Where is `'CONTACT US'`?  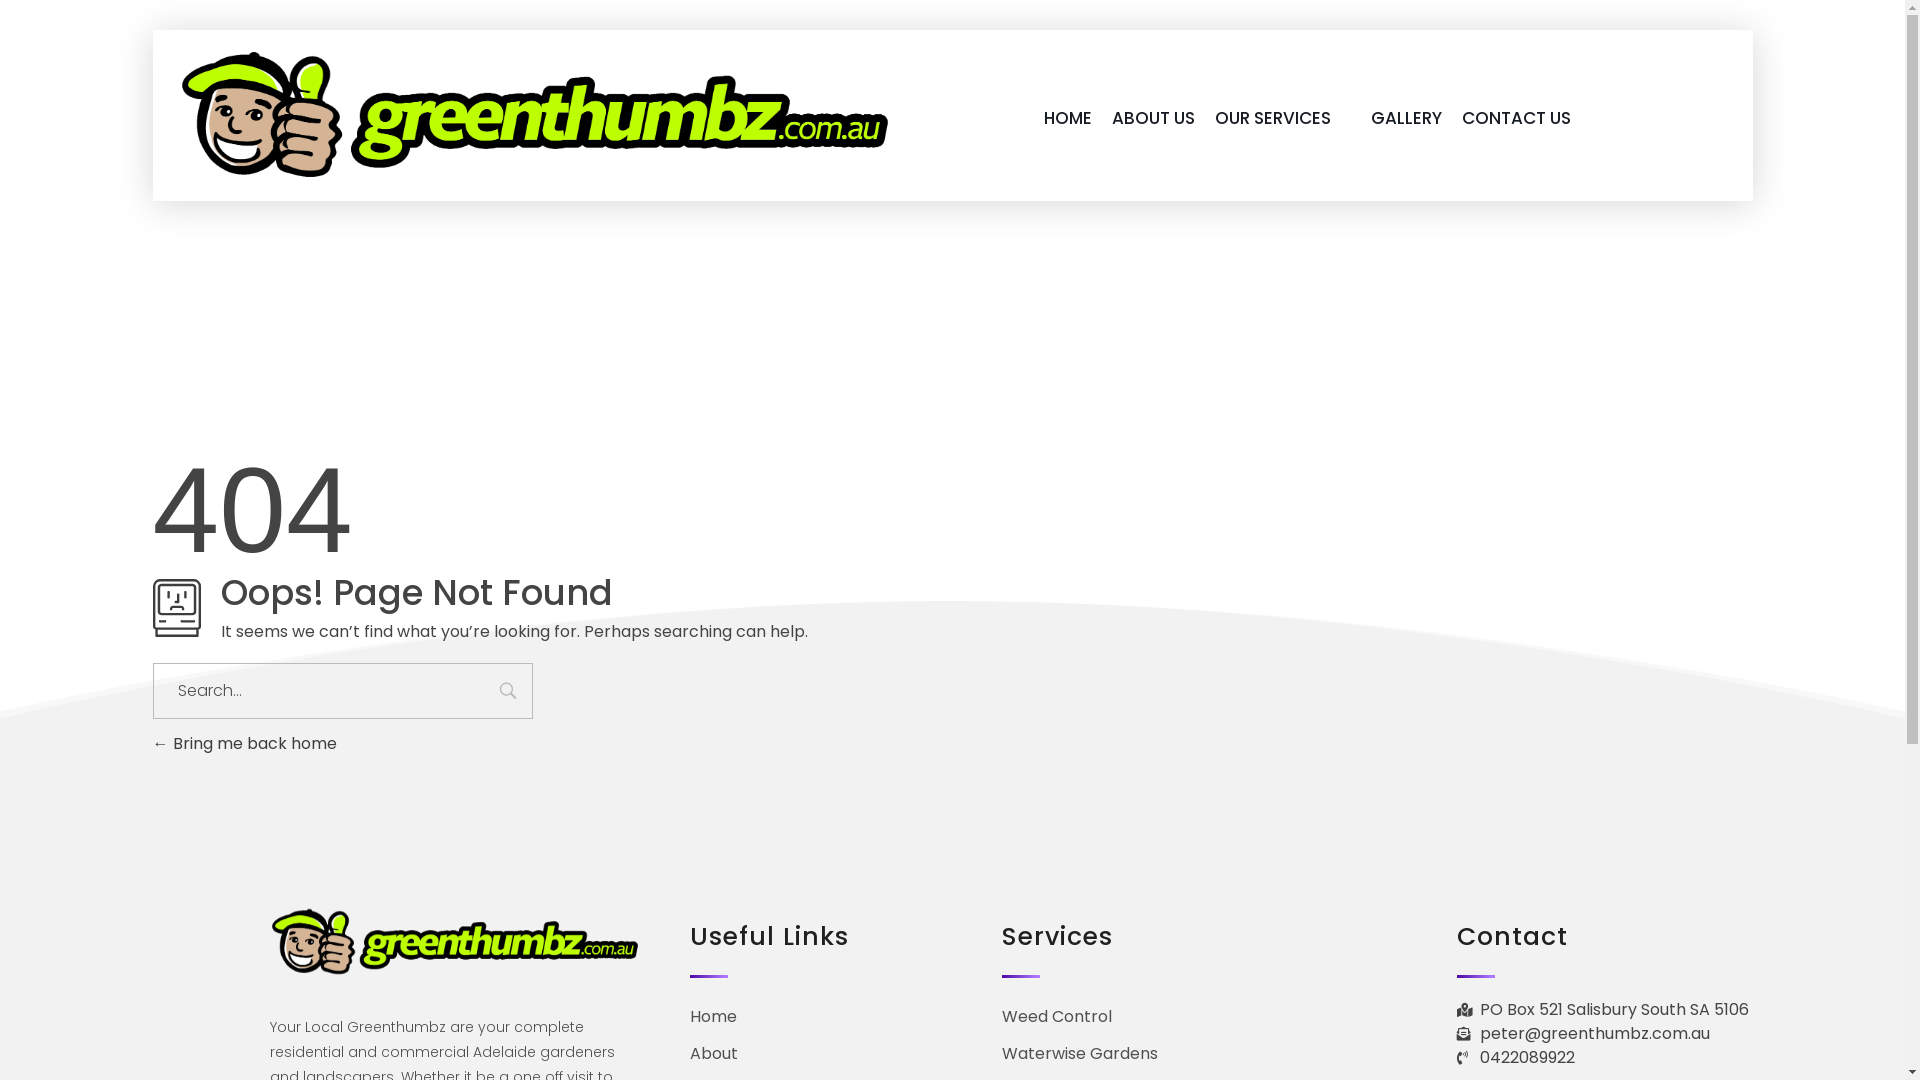
'CONTACT US' is located at coordinates (1516, 118).